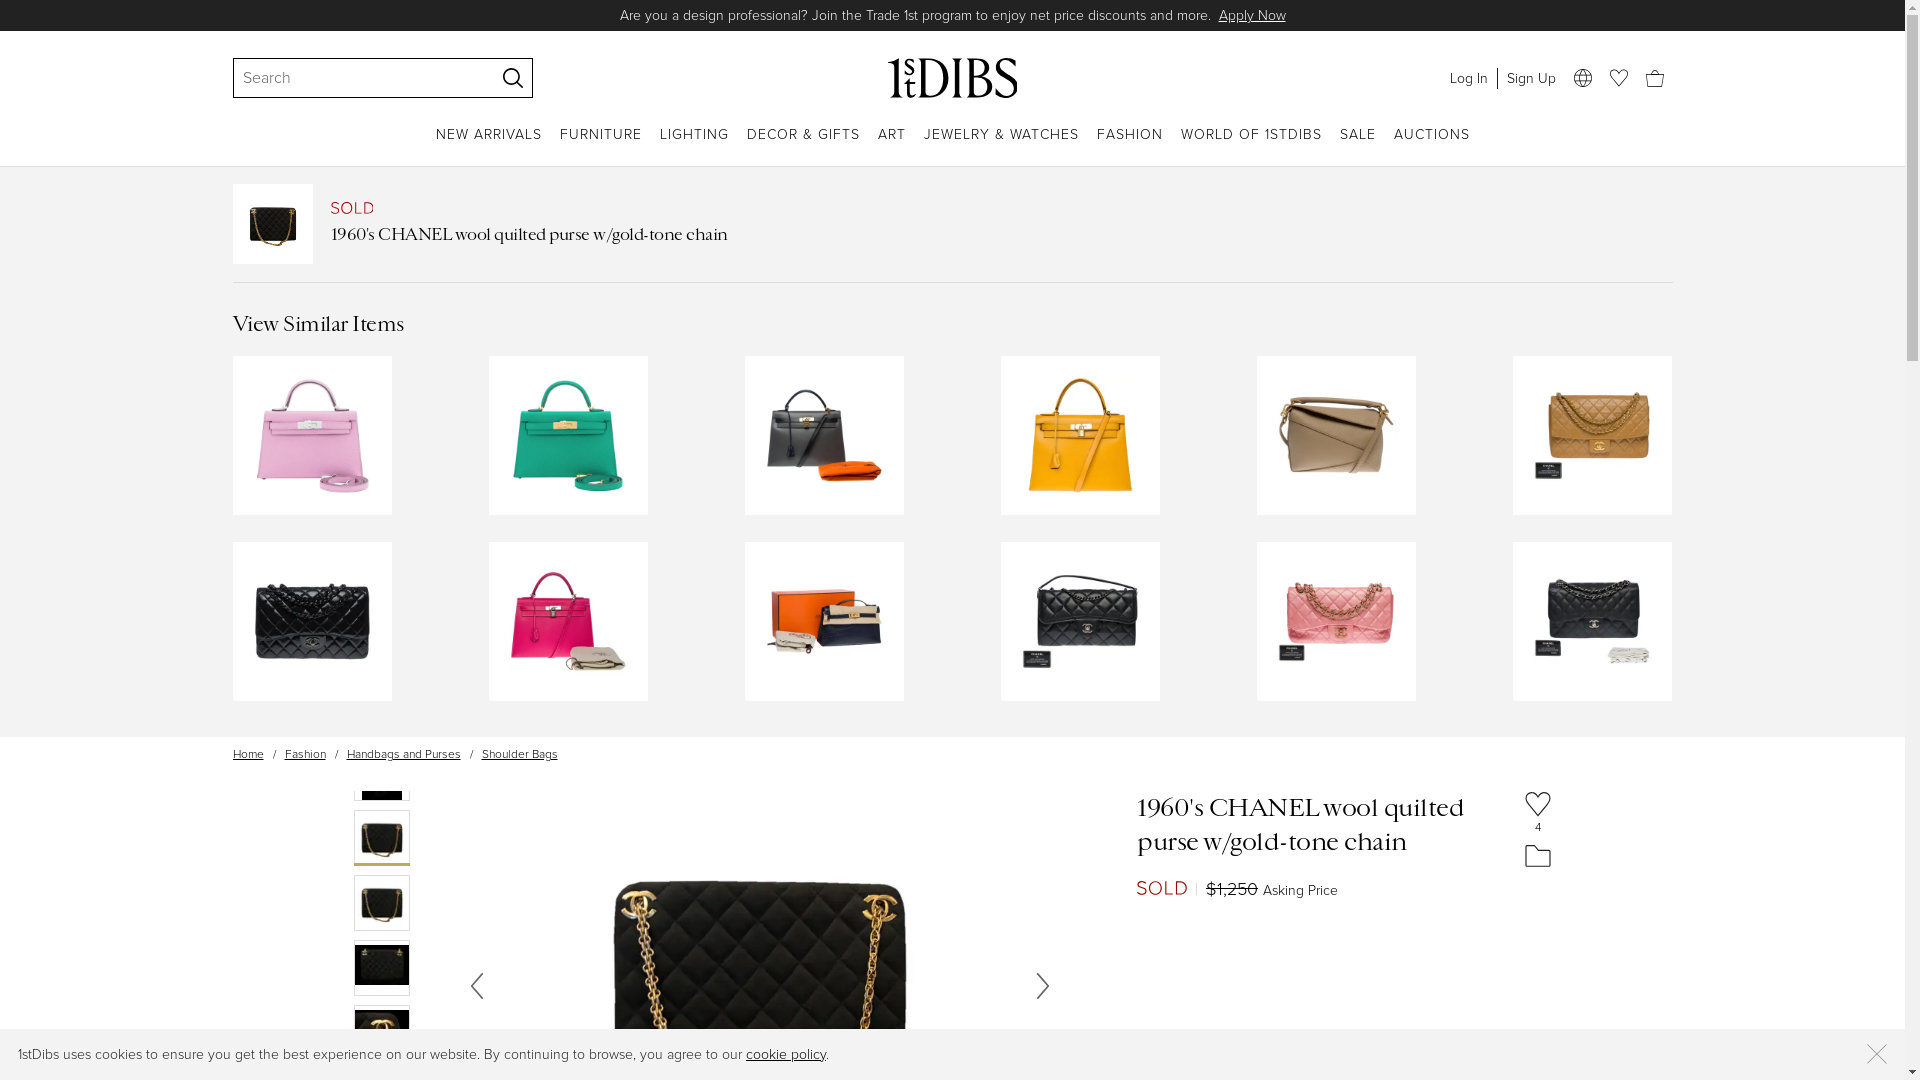 The width and height of the screenshot is (1920, 1080). What do you see at coordinates (1128, 144) in the screenshot?
I see `'FASHION'` at bounding box center [1128, 144].